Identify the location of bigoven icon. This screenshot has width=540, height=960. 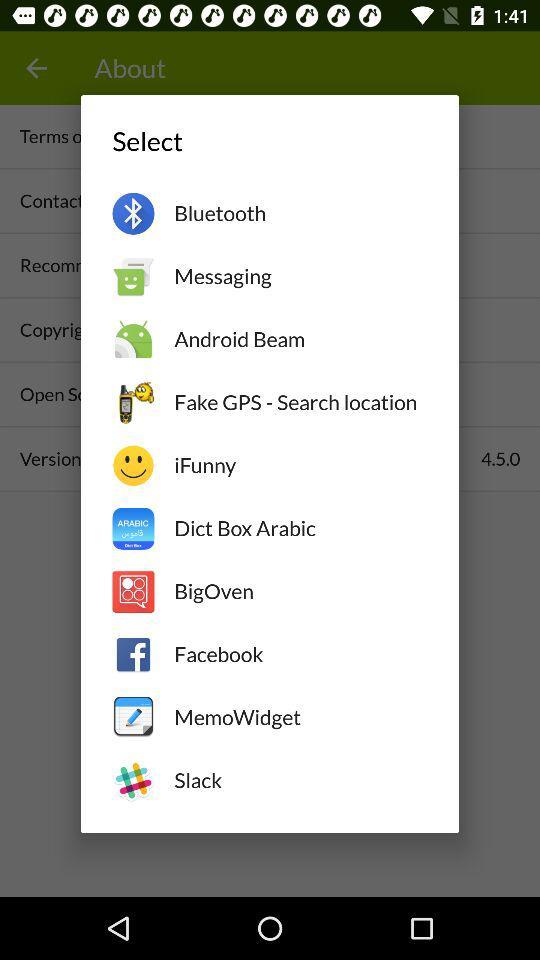
(299, 591).